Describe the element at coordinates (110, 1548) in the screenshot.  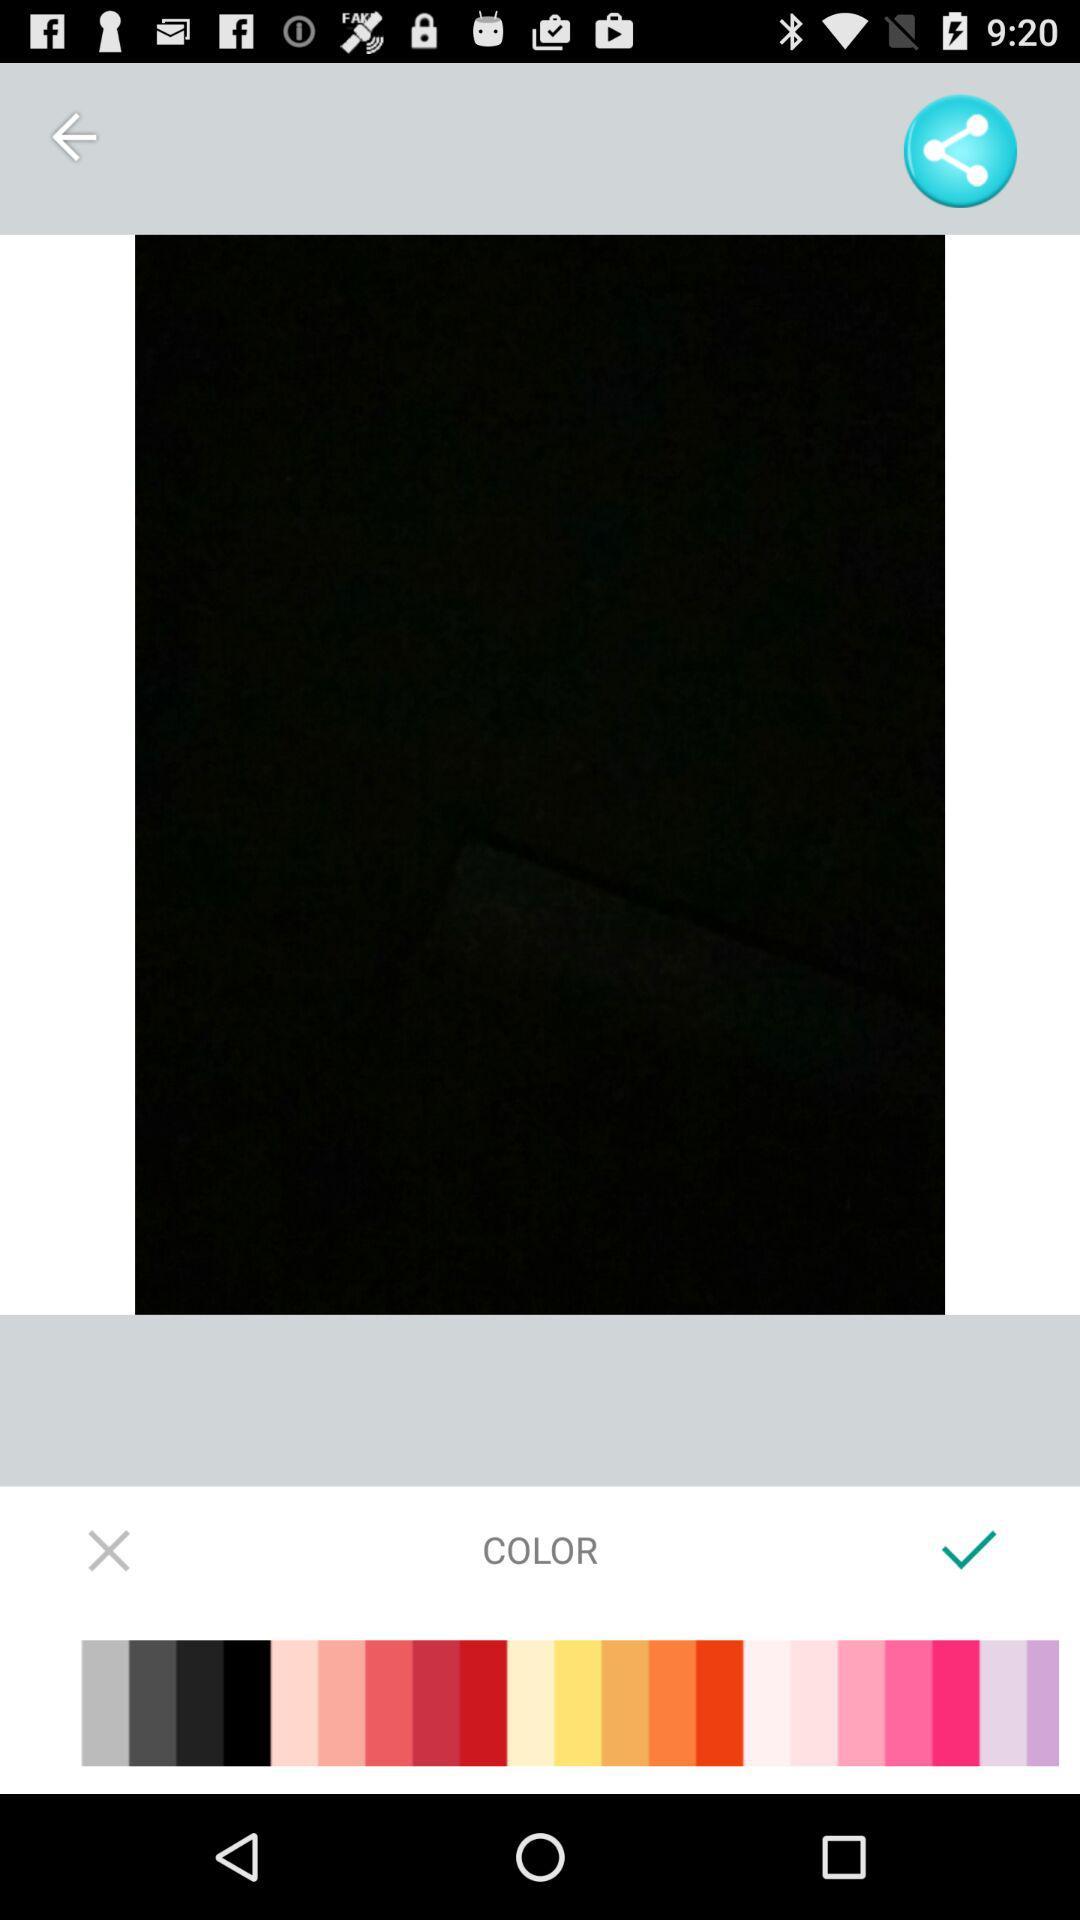
I see `the item at the bottom left corner` at that location.